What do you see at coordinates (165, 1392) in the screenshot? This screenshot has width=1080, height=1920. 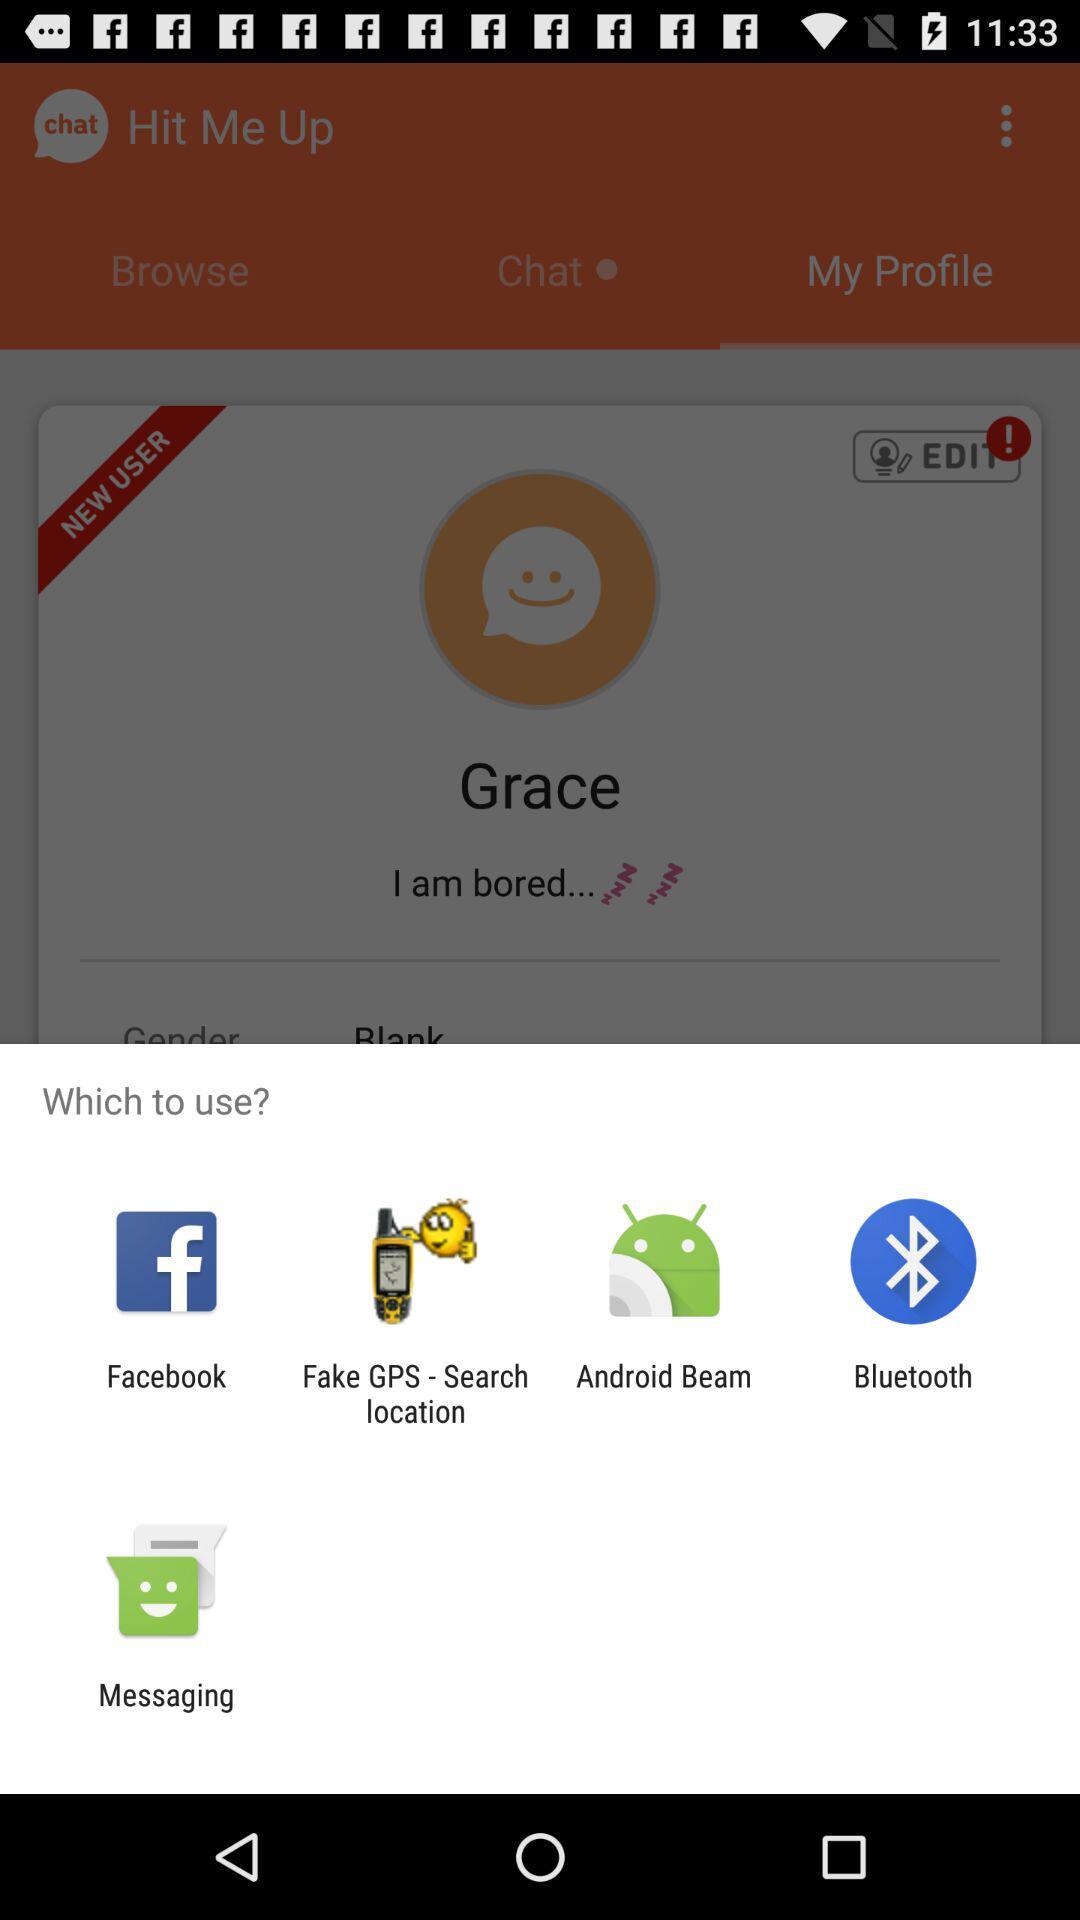 I see `item to the left of fake gps search app` at bounding box center [165, 1392].